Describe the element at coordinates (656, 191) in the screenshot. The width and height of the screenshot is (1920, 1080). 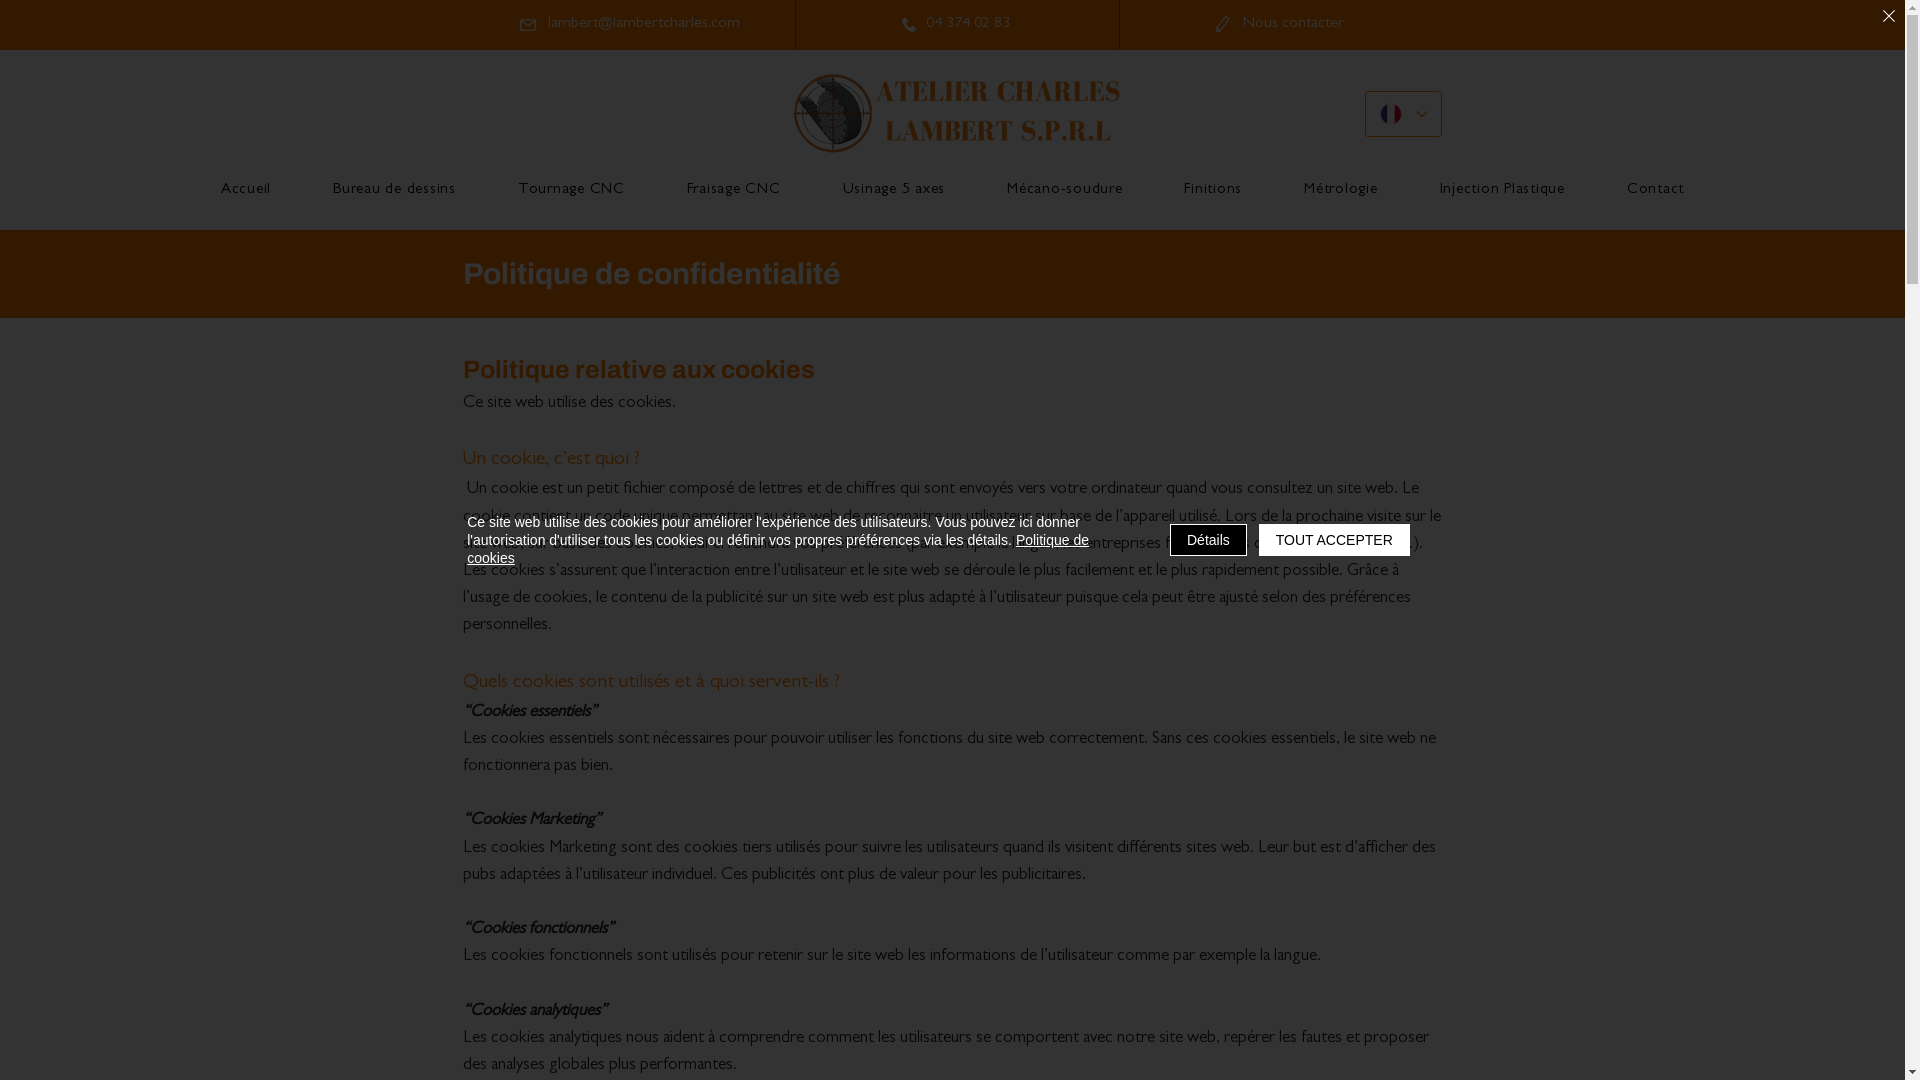
I see `'Fraisage CNC'` at that location.